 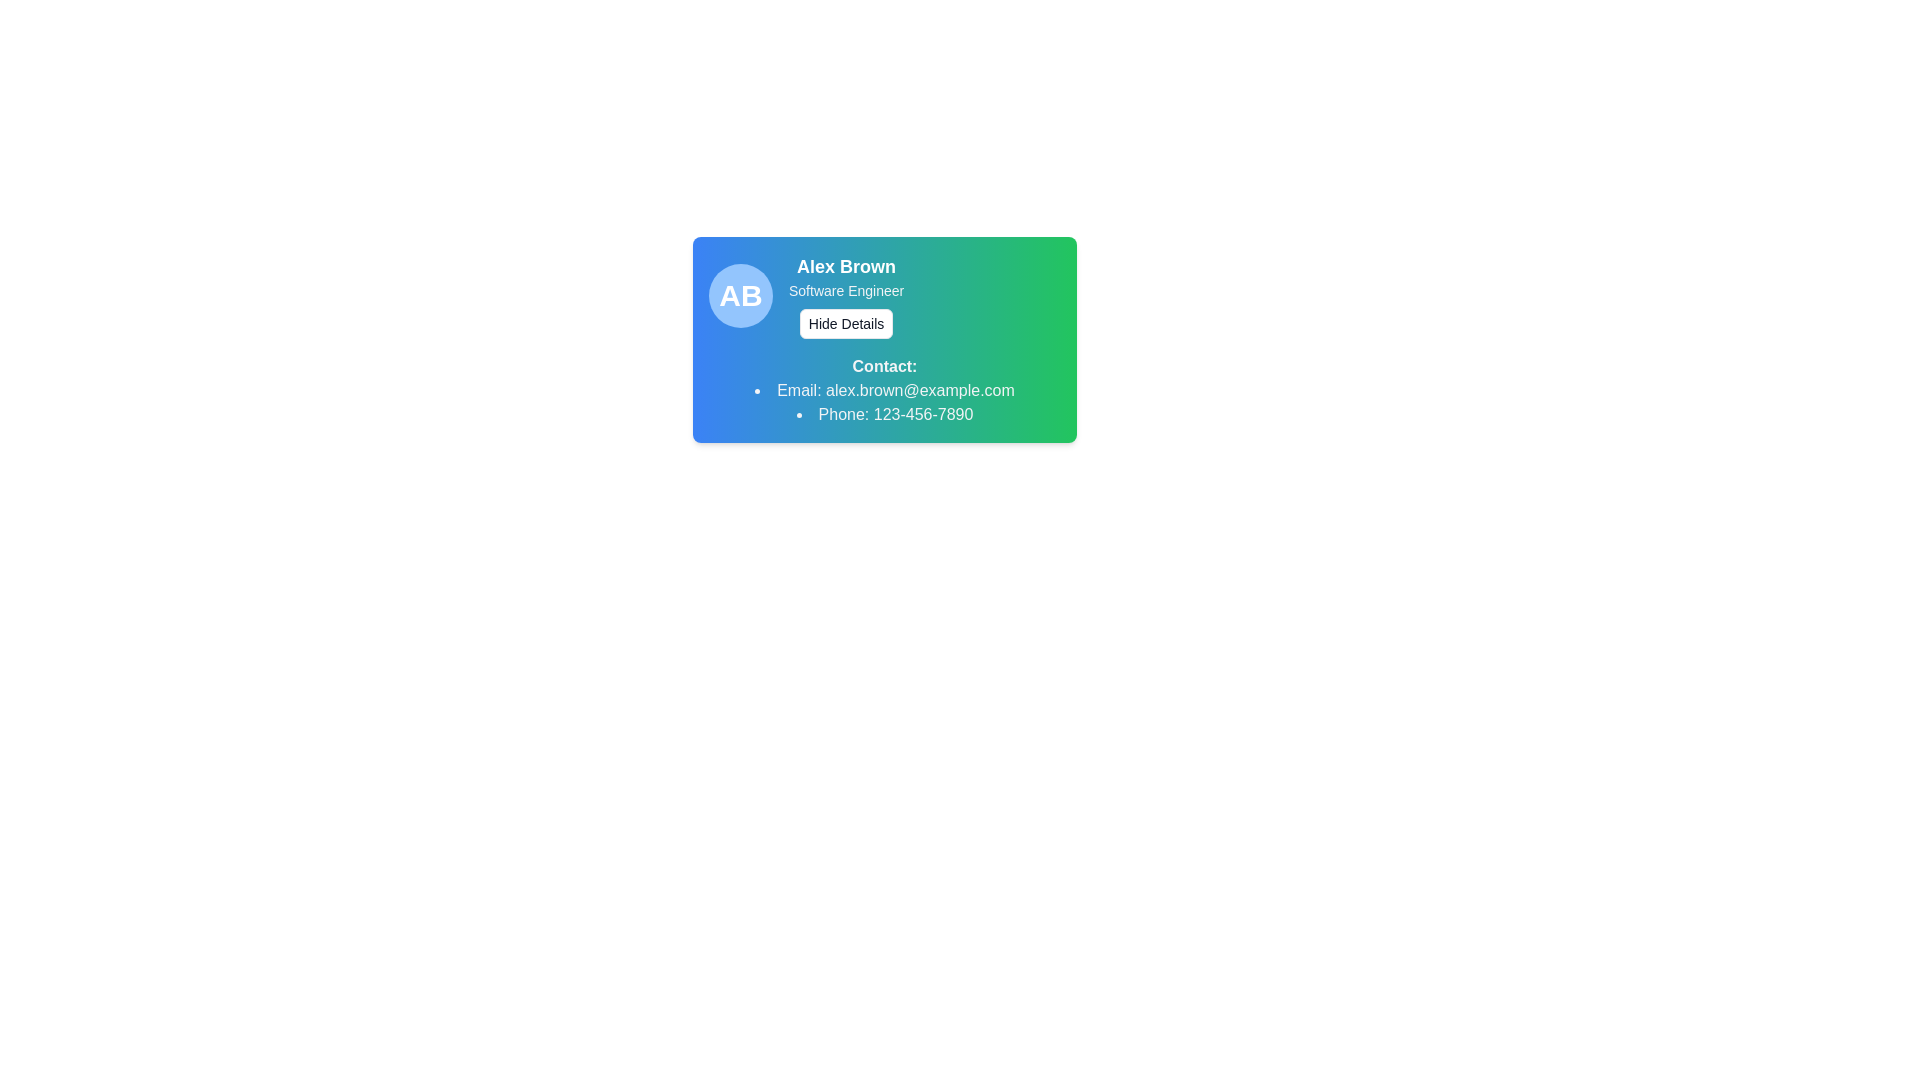 What do you see at coordinates (883, 338) in the screenshot?
I see `the 'Hide Details' button, which is a rectangular button with a white background and black text, located below 'Alex Brown' and 'Software Engineer' in the user's profile card` at bounding box center [883, 338].